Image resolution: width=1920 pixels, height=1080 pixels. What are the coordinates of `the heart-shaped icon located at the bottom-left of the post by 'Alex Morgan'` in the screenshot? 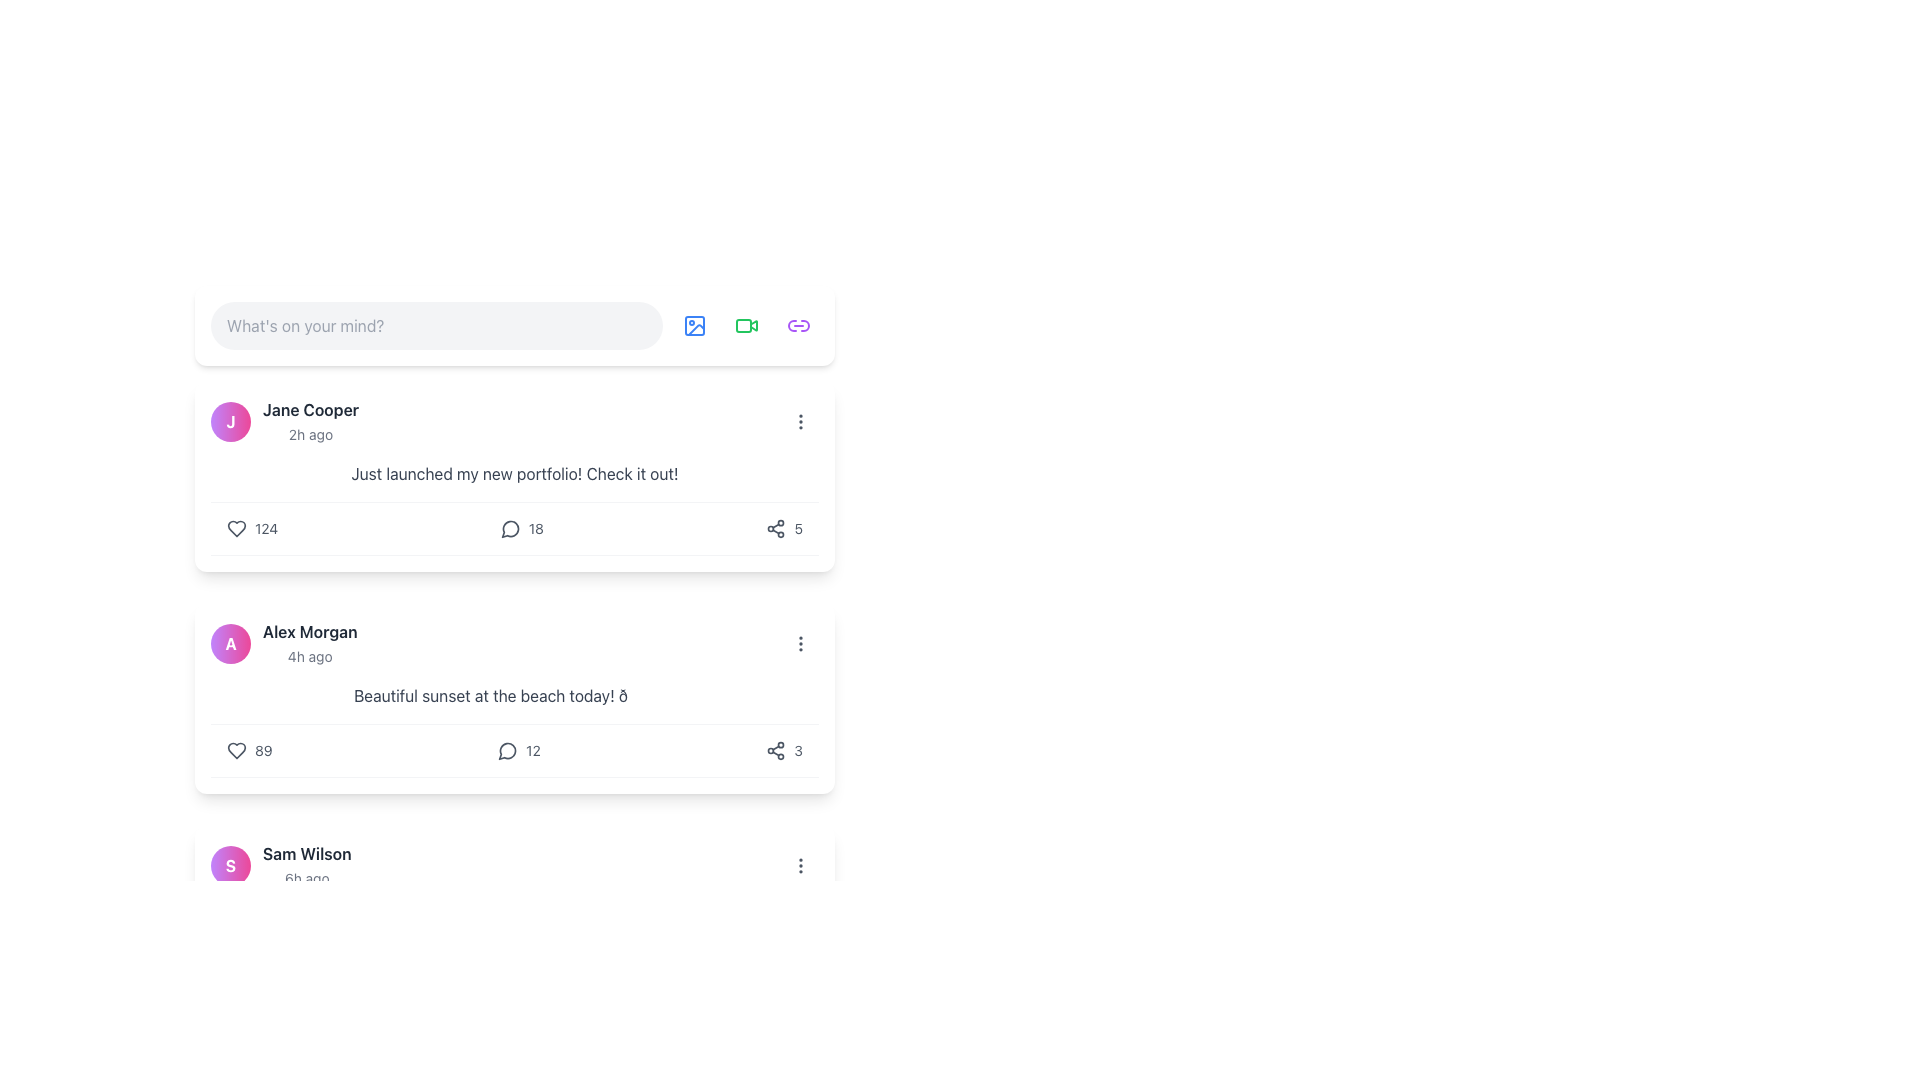 It's located at (236, 751).